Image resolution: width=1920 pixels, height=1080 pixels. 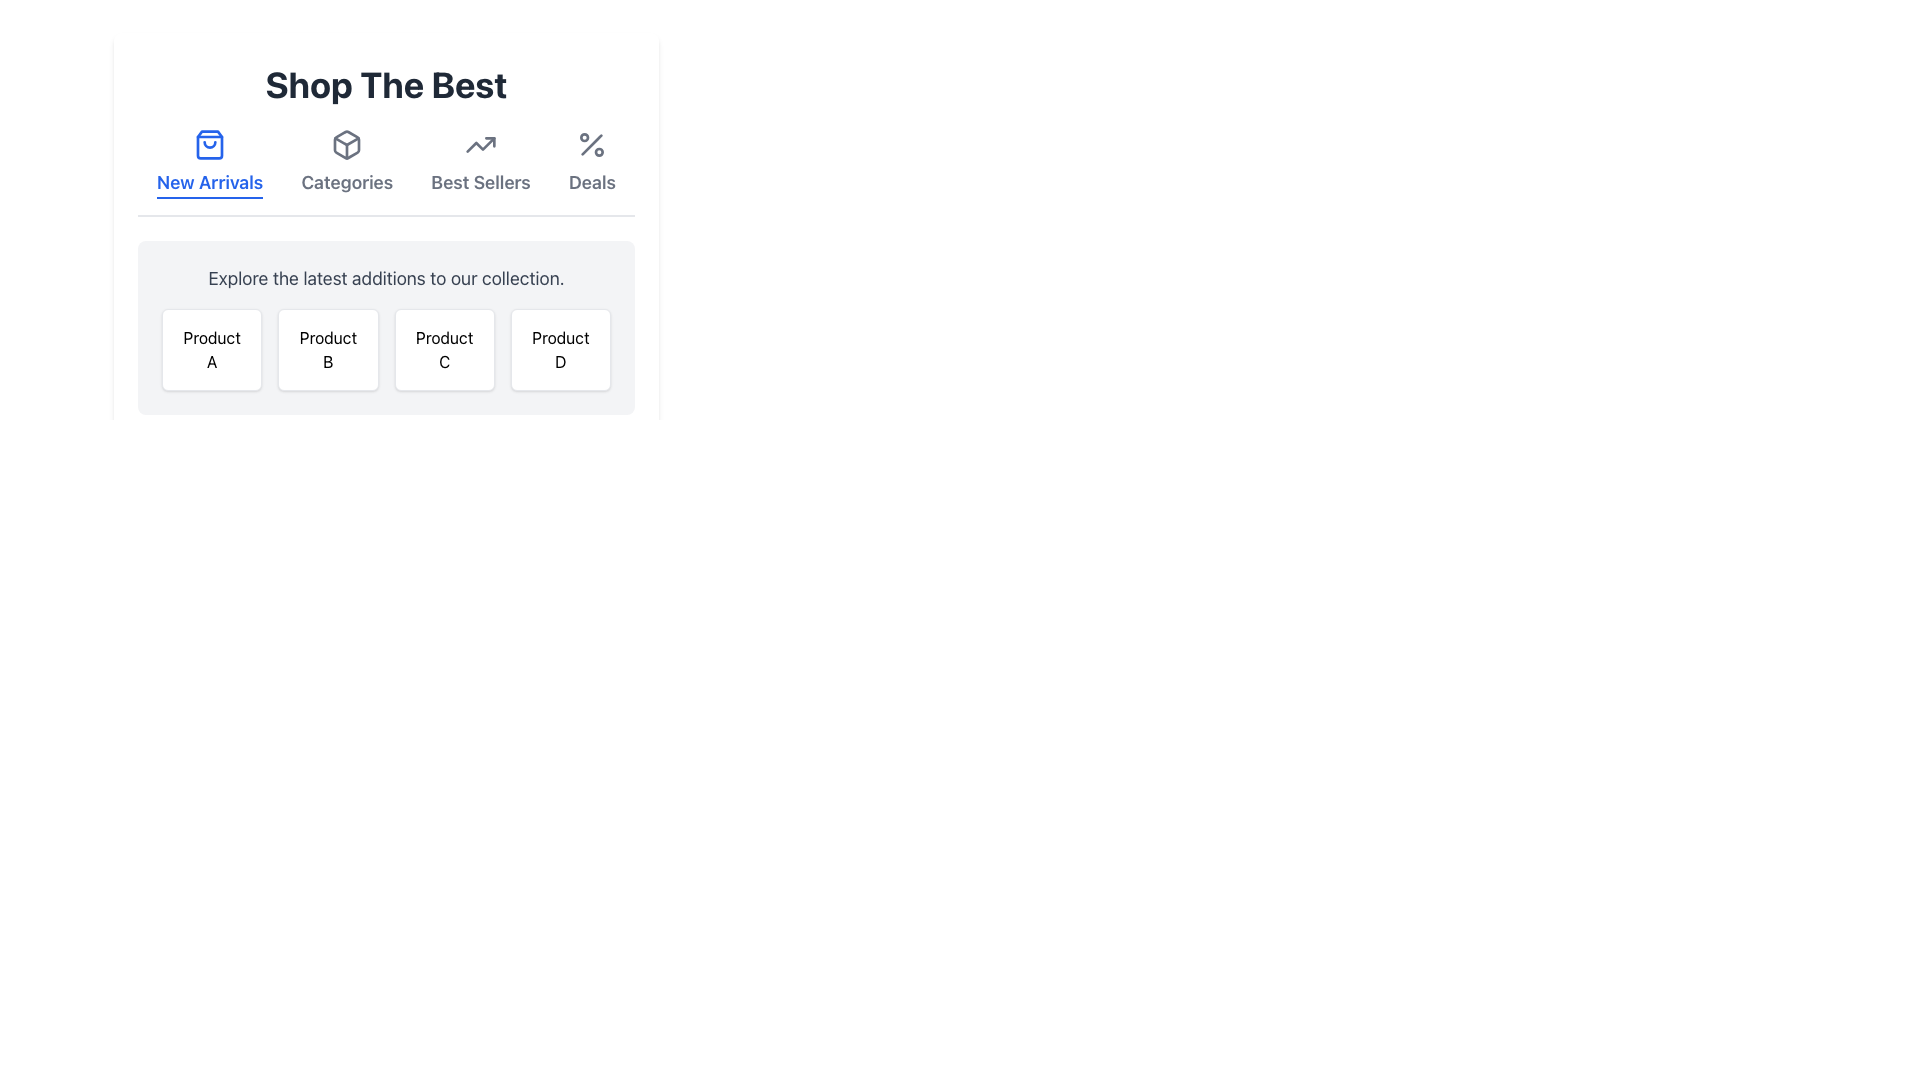 What do you see at coordinates (481, 182) in the screenshot?
I see `the text label in the navigation menu that directs to popular or top-selling products, located under the trending topics icon, which is the third option in the menu` at bounding box center [481, 182].